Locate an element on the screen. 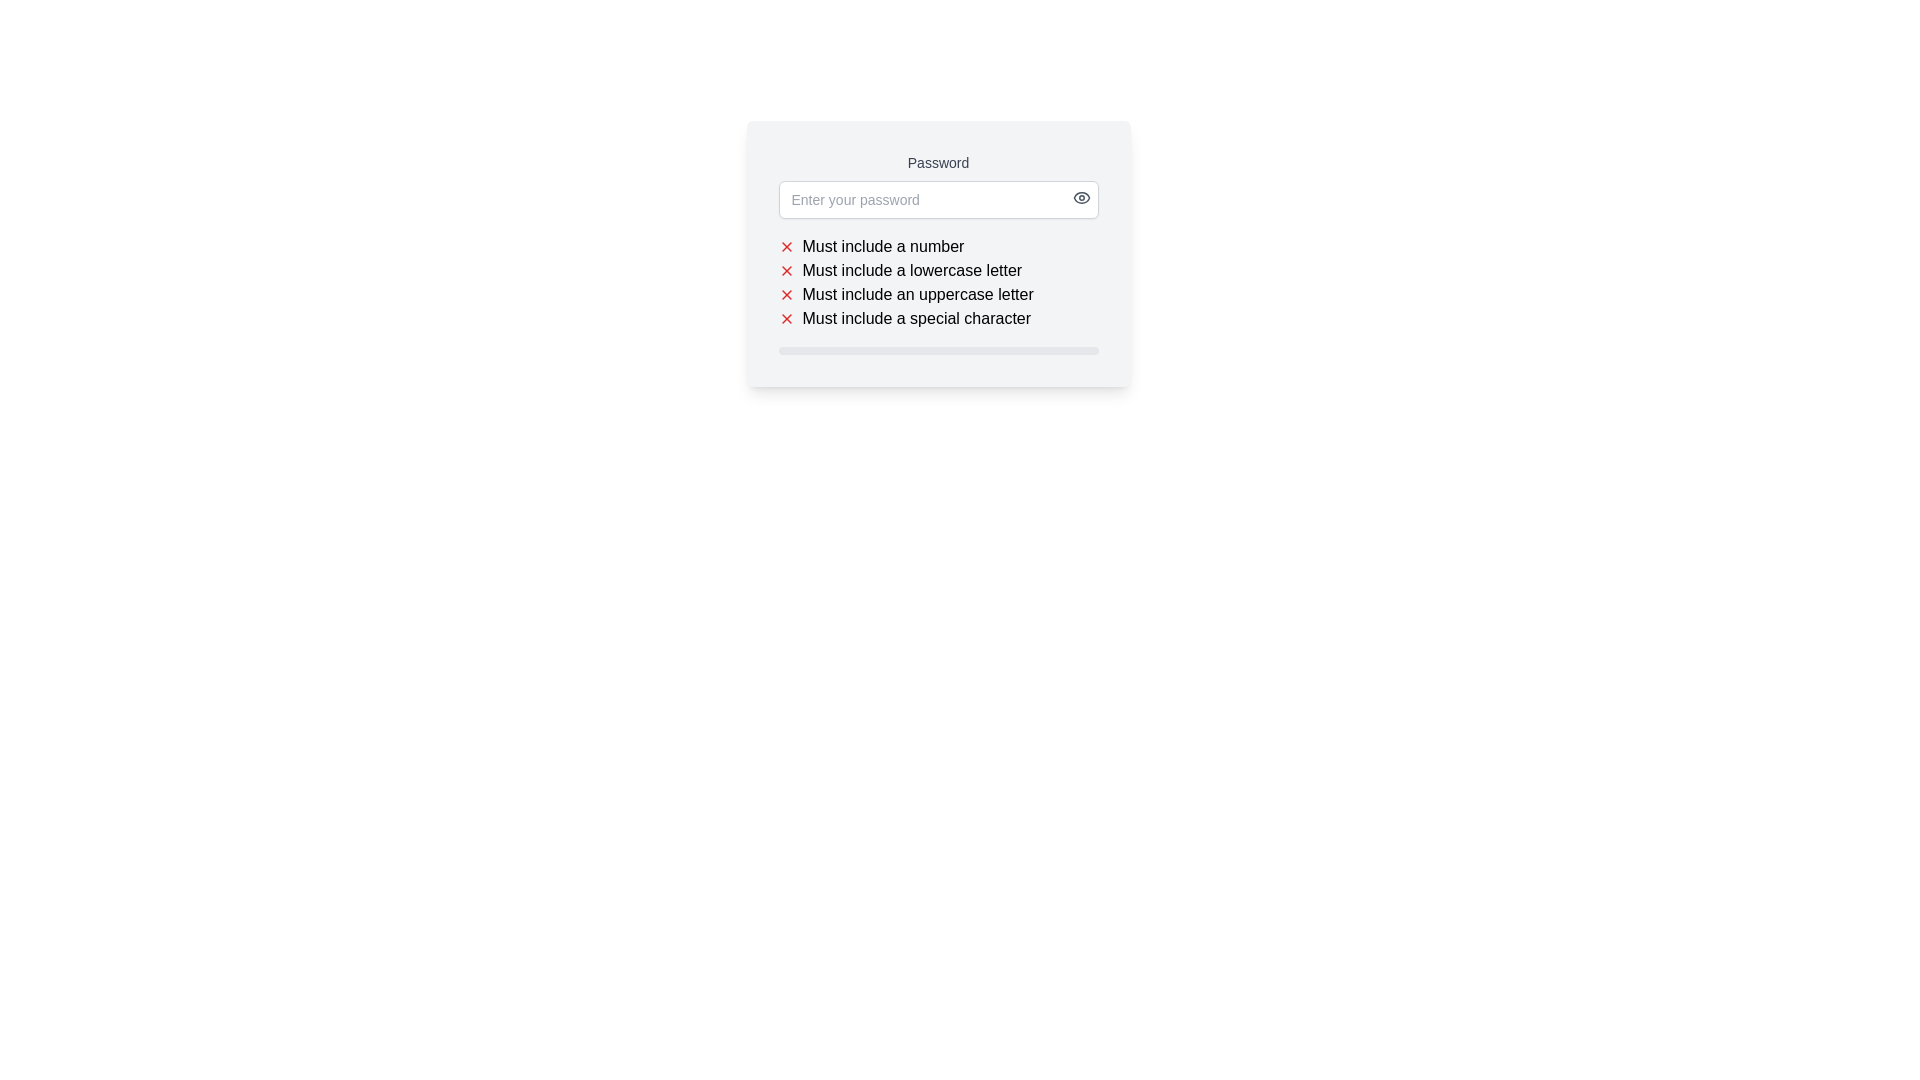  the visual status indicator text label that communicates the requirement for at least one special character in the password, located below the 'Must include an uppercase letter' requirement is located at coordinates (937, 318).